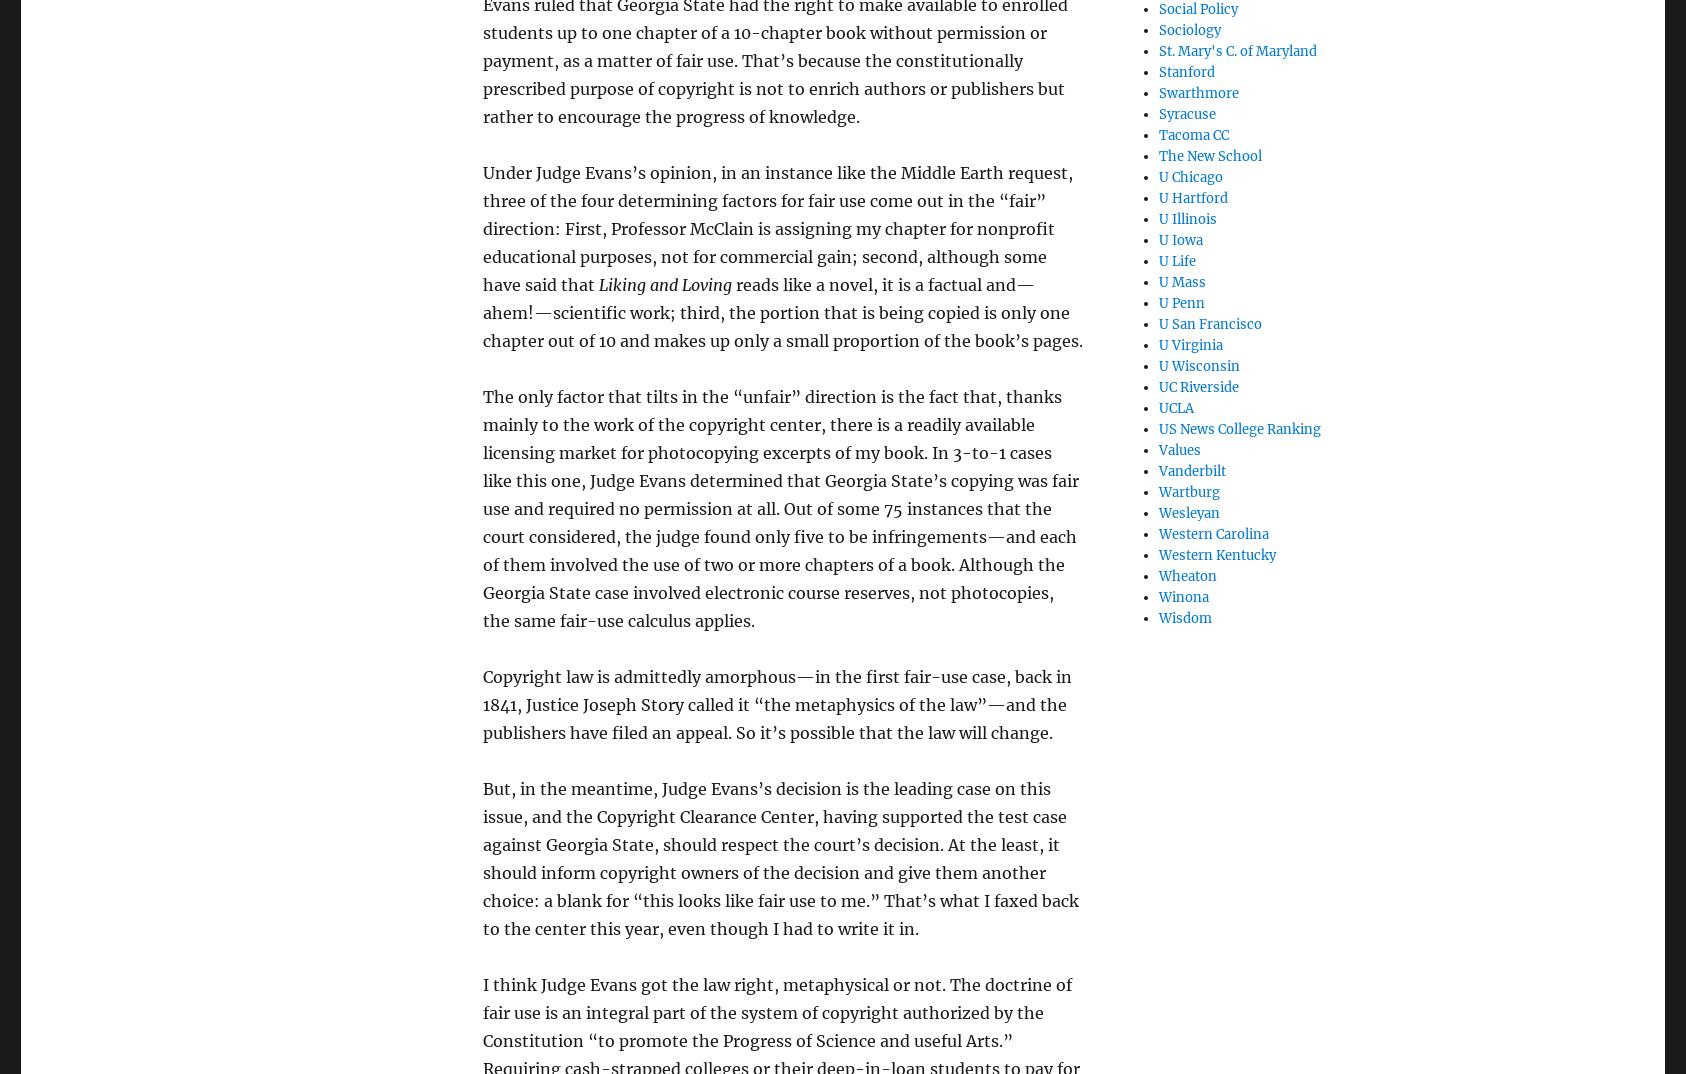 This screenshot has width=1686, height=1074. What do you see at coordinates (664, 283) in the screenshot?
I see `'Liking and Loving'` at bounding box center [664, 283].